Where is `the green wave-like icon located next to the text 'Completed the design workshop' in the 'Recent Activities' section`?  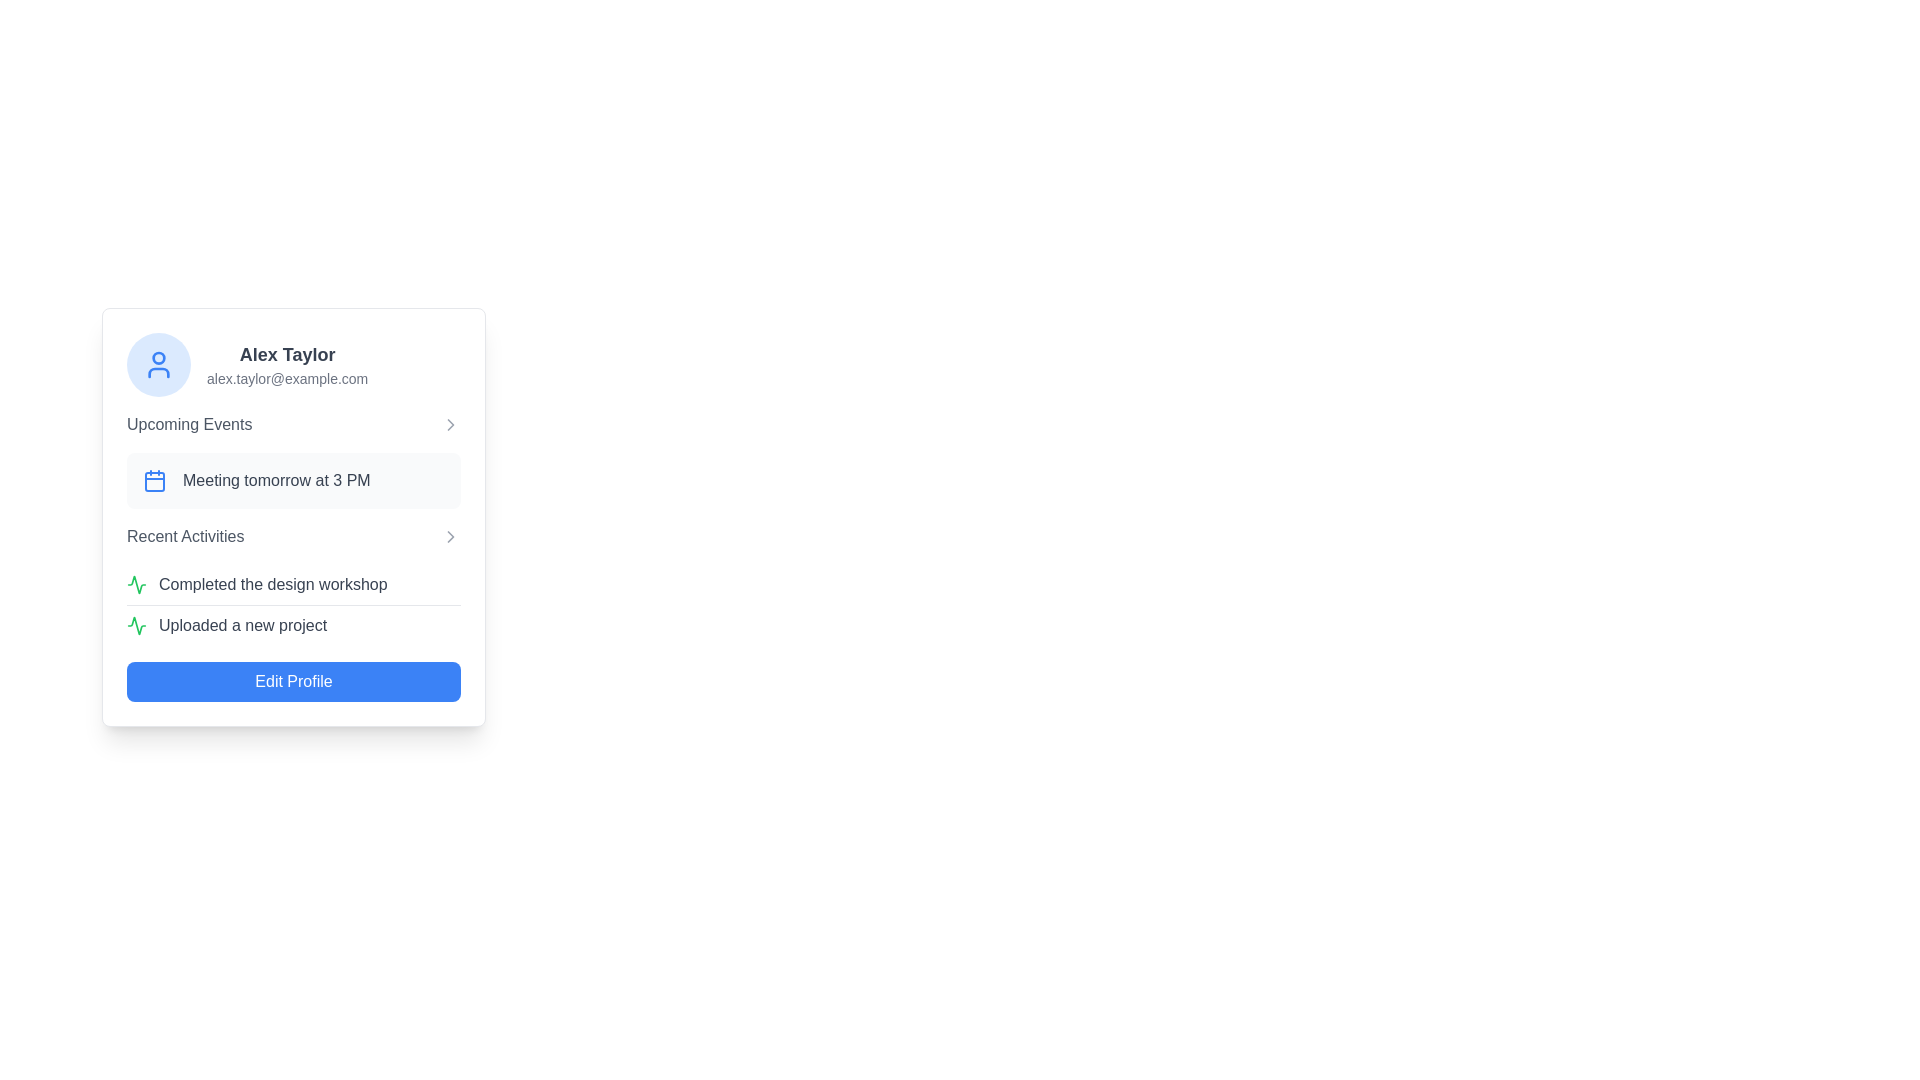 the green wave-like icon located next to the text 'Completed the design workshop' in the 'Recent Activities' section is located at coordinates (136, 624).